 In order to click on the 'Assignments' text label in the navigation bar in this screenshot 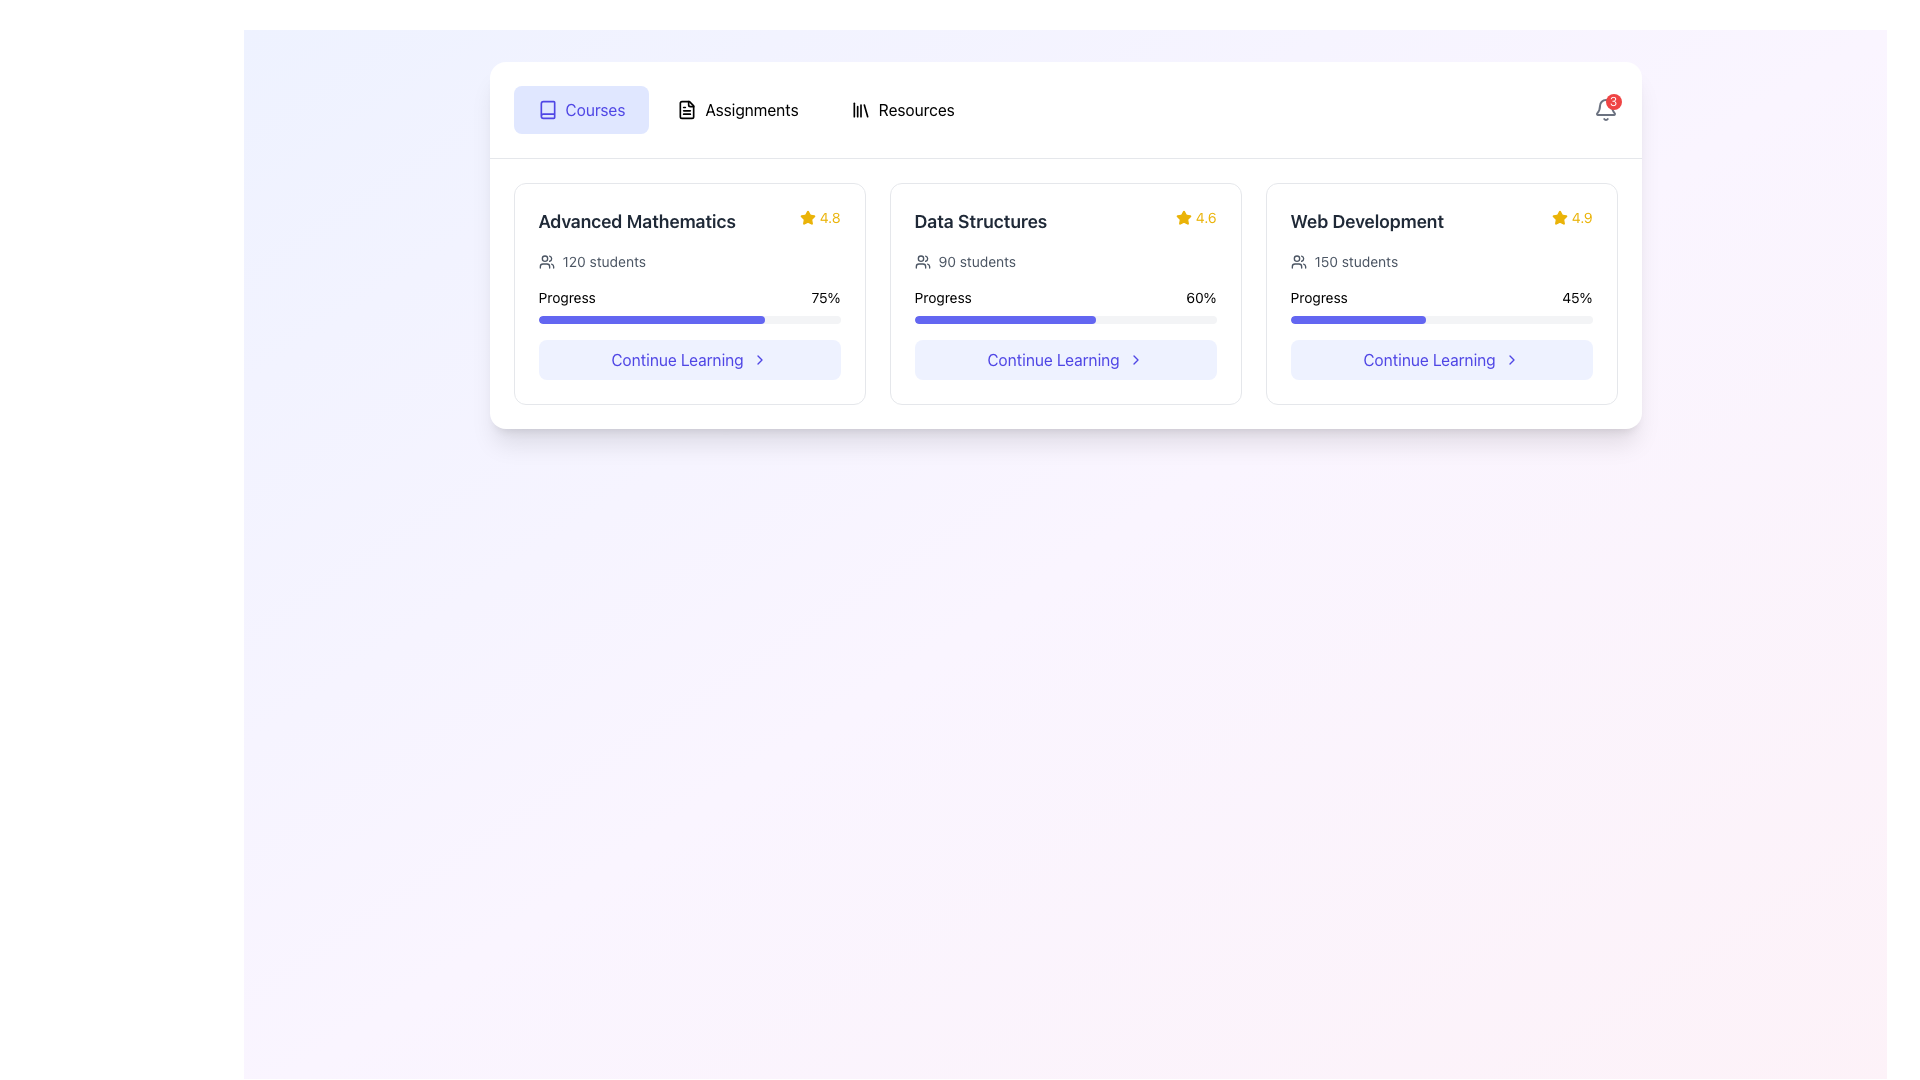, I will do `click(751, 110)`.